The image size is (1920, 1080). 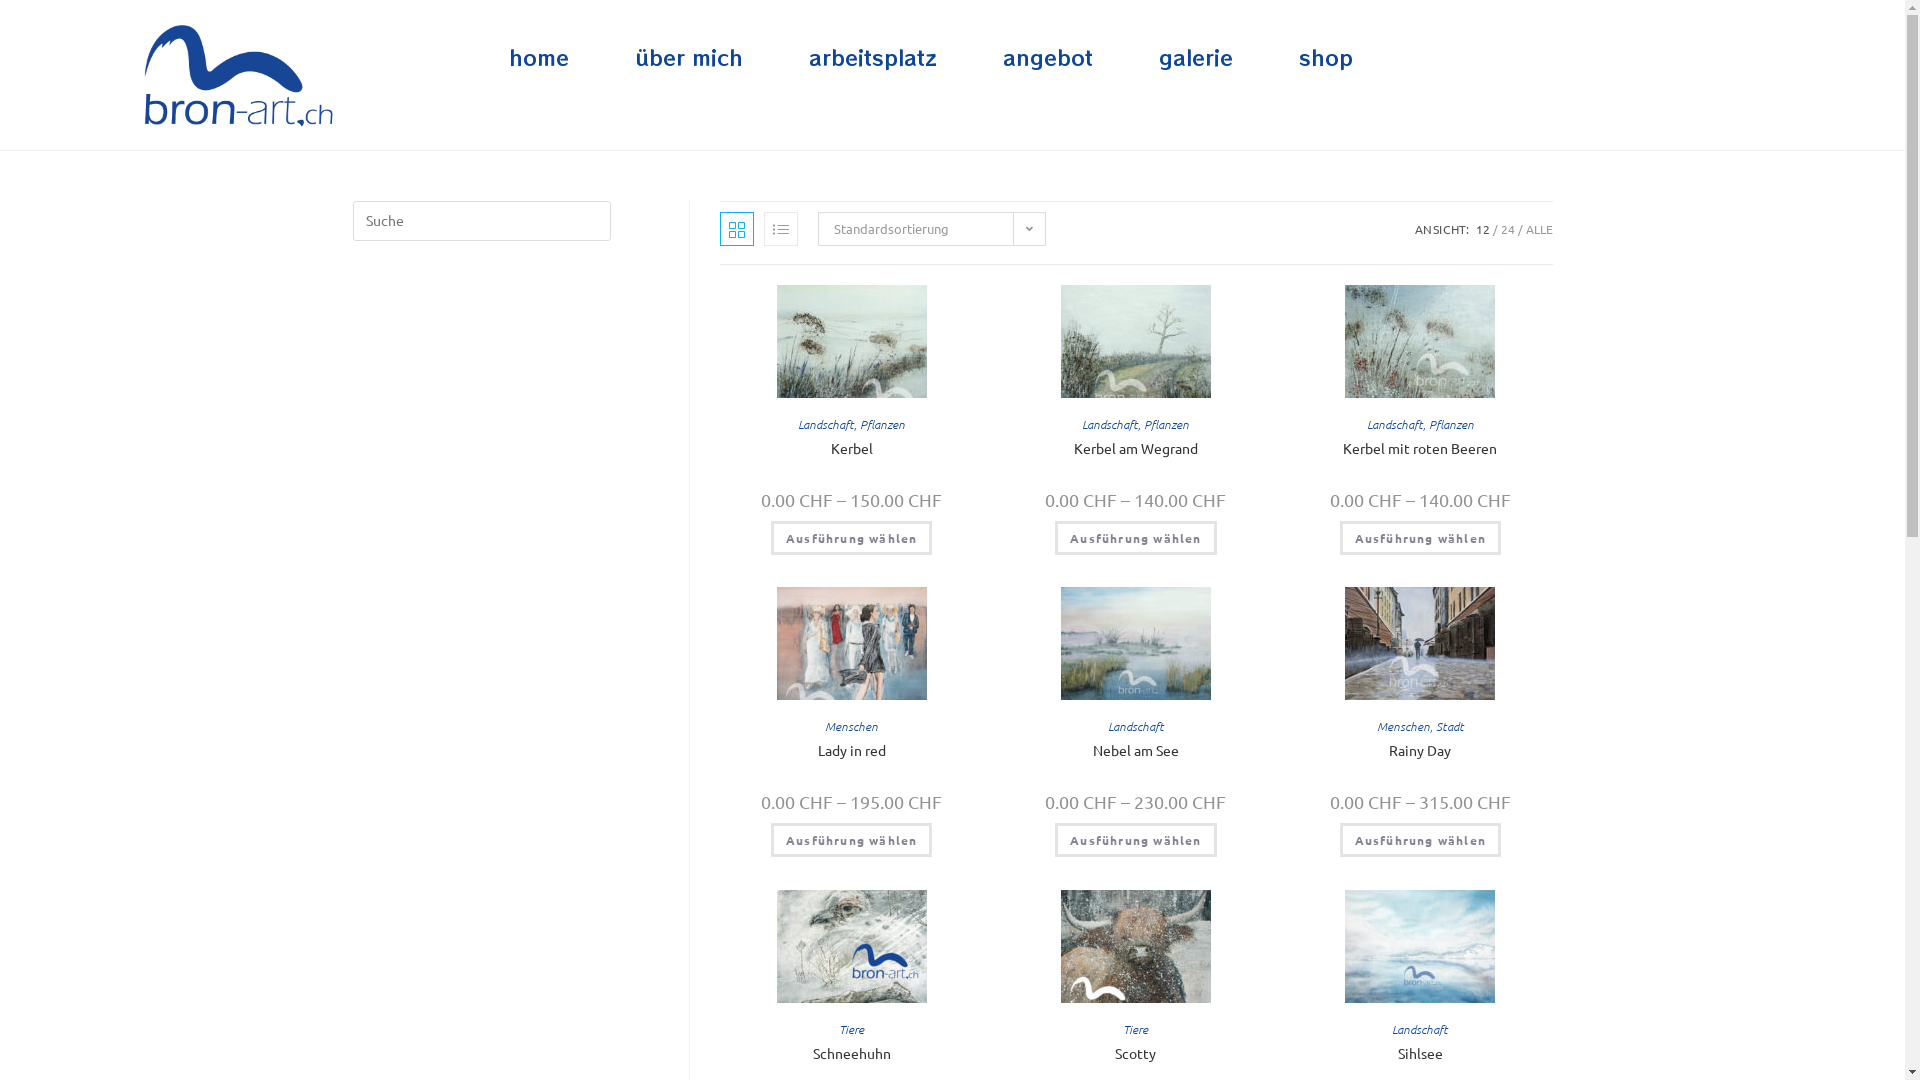 I want to click on 'Rasteransicht', so click(x=720, y=227).